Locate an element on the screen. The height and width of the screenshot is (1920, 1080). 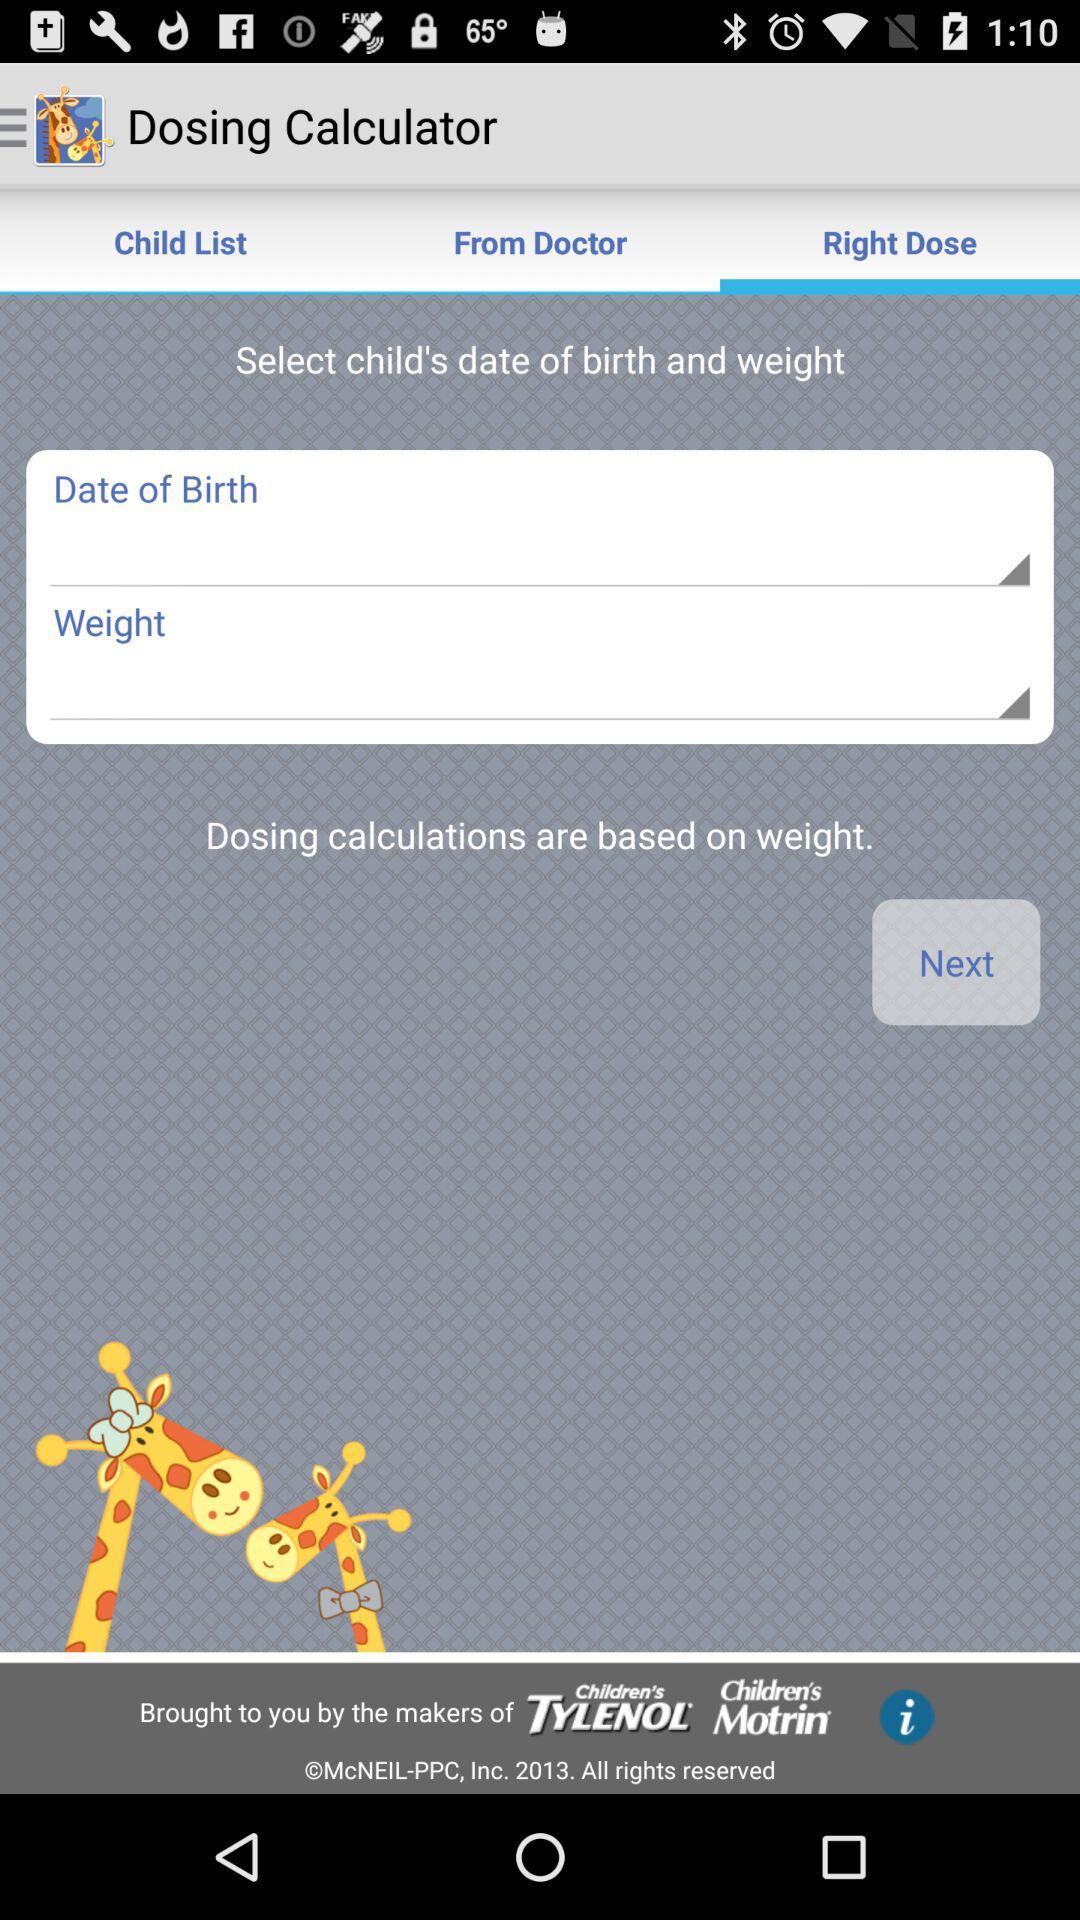
the item on the right is located at coordinates (955, 962).